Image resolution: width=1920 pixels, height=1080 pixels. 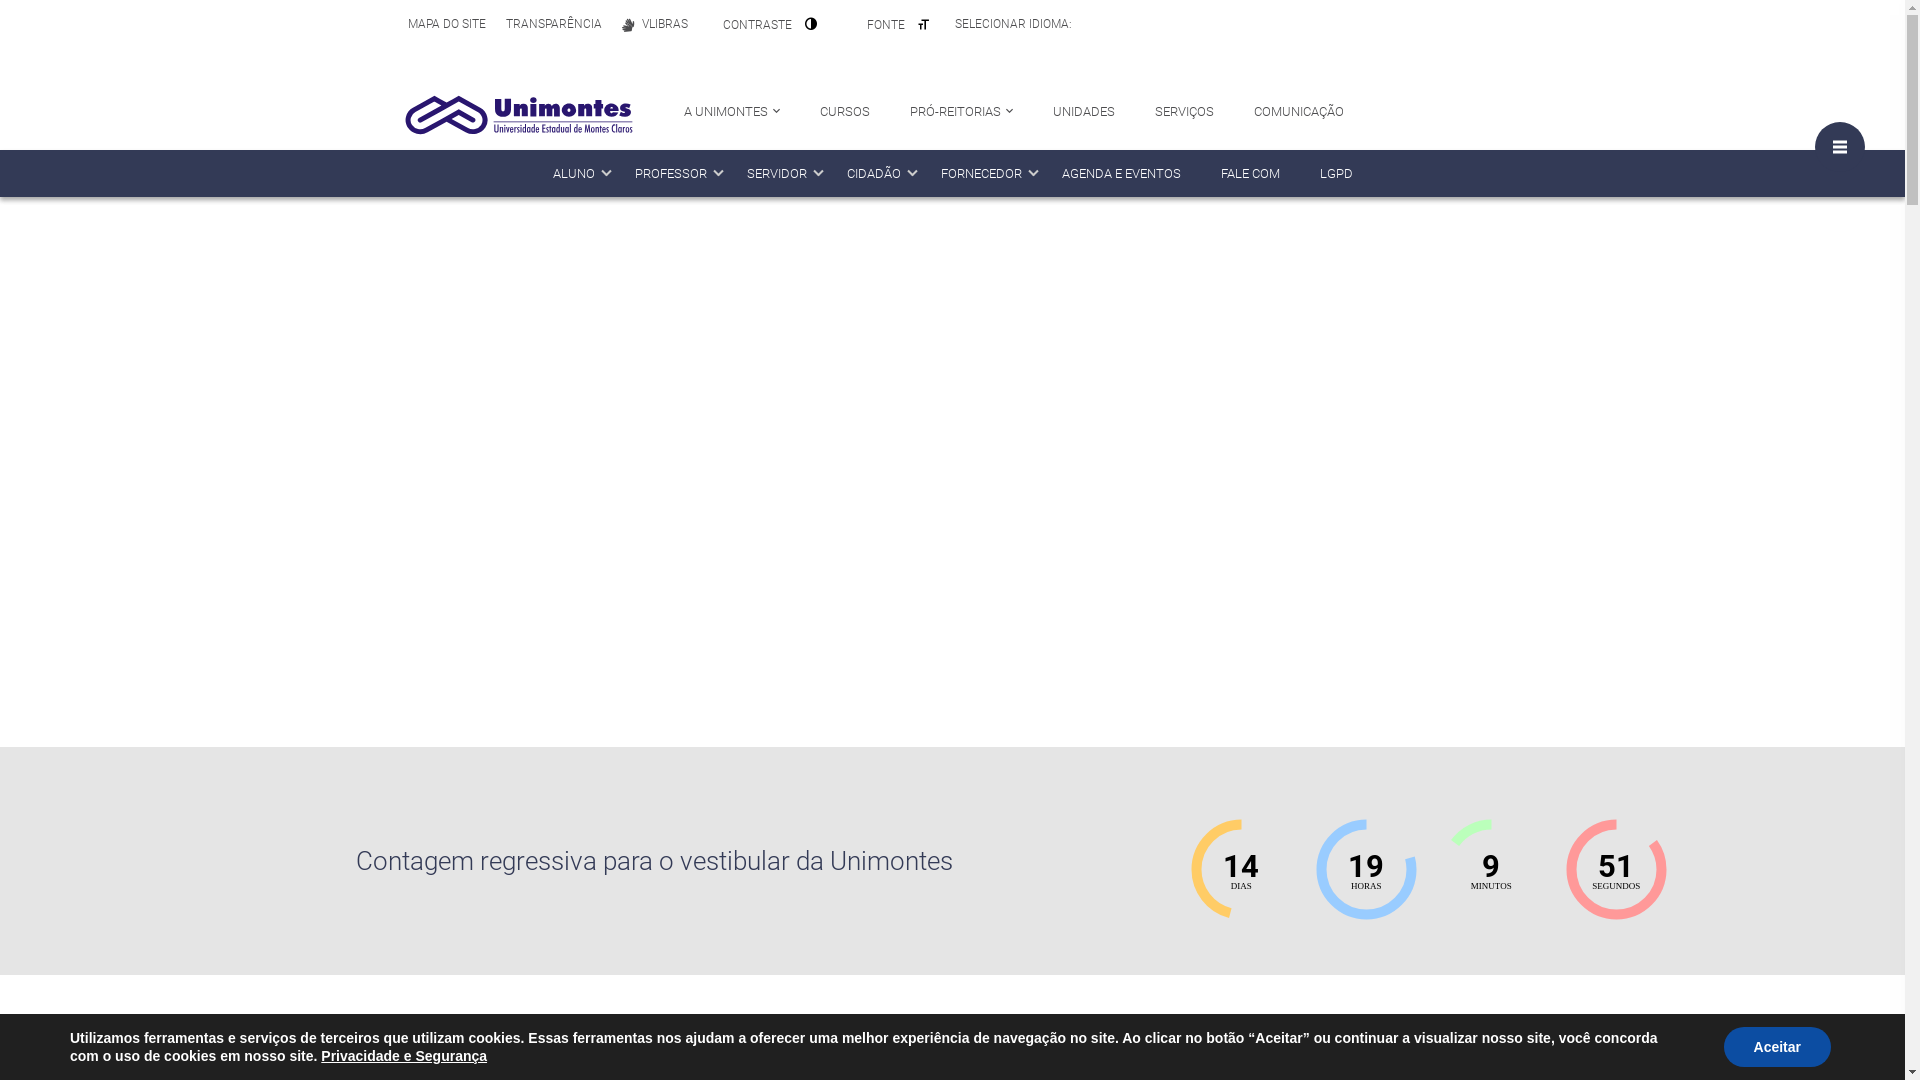 I want to click on 'CONTRASTE', so click(x=768, y=23).